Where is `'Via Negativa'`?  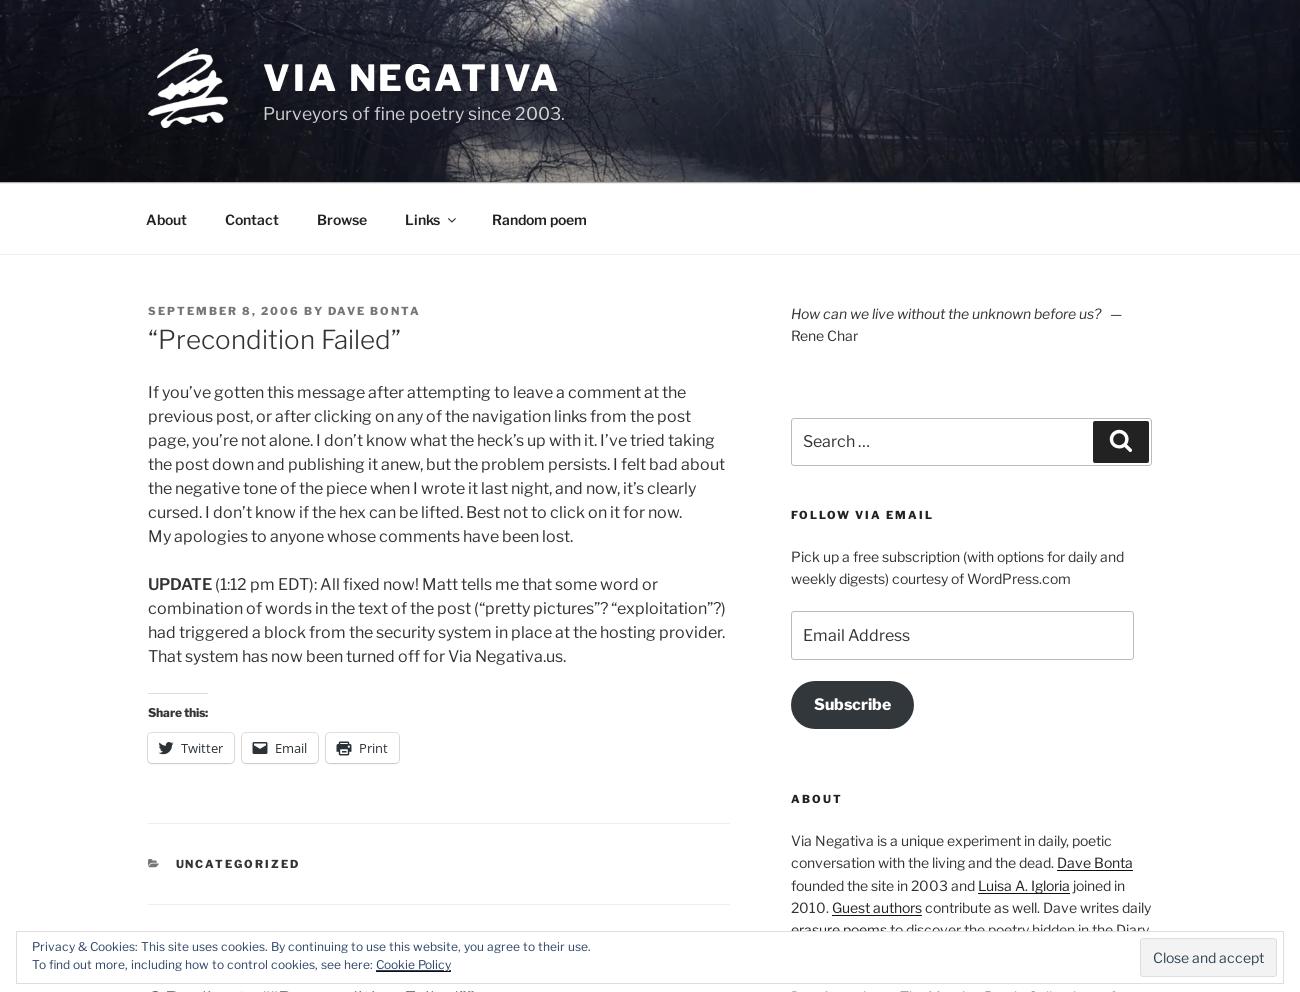
'Via Negativa' is located at coordinates (411, 76).